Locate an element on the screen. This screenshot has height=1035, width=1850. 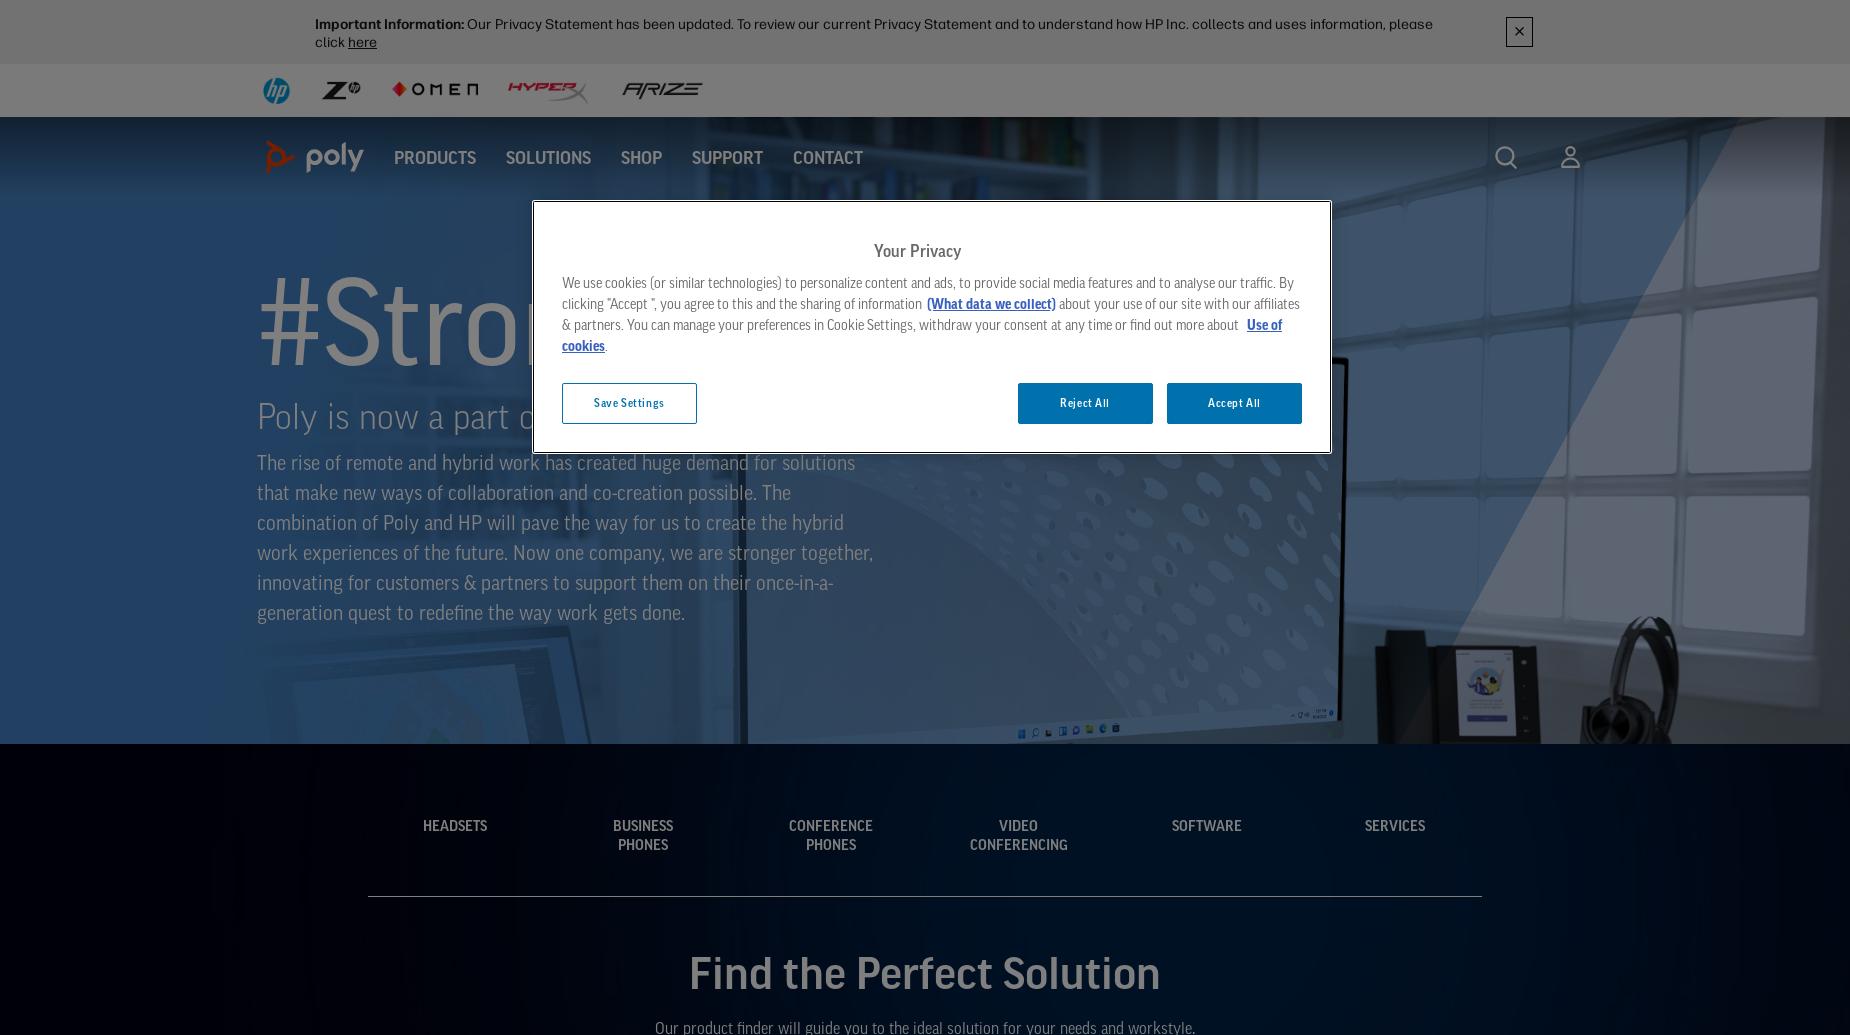
'here' is located at coordinates (361, 42).